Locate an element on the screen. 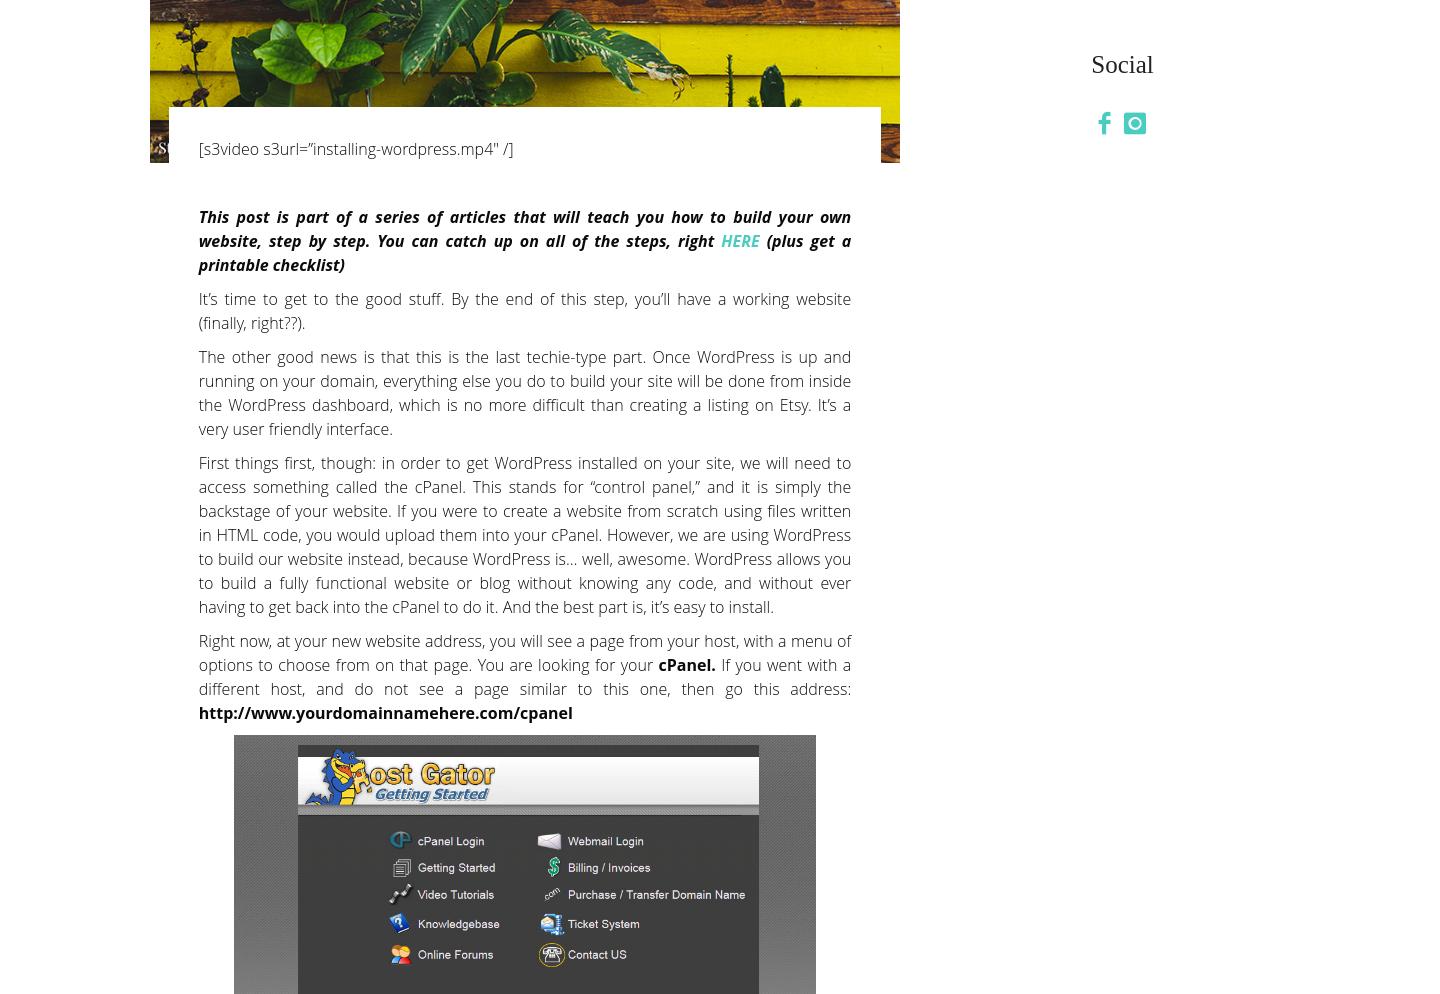 Image resolution: width=1440 pixels, height=994 pixels. 'http://www.yourdomainnamehere.com/cpanel' is located at coordinates (384, 712).